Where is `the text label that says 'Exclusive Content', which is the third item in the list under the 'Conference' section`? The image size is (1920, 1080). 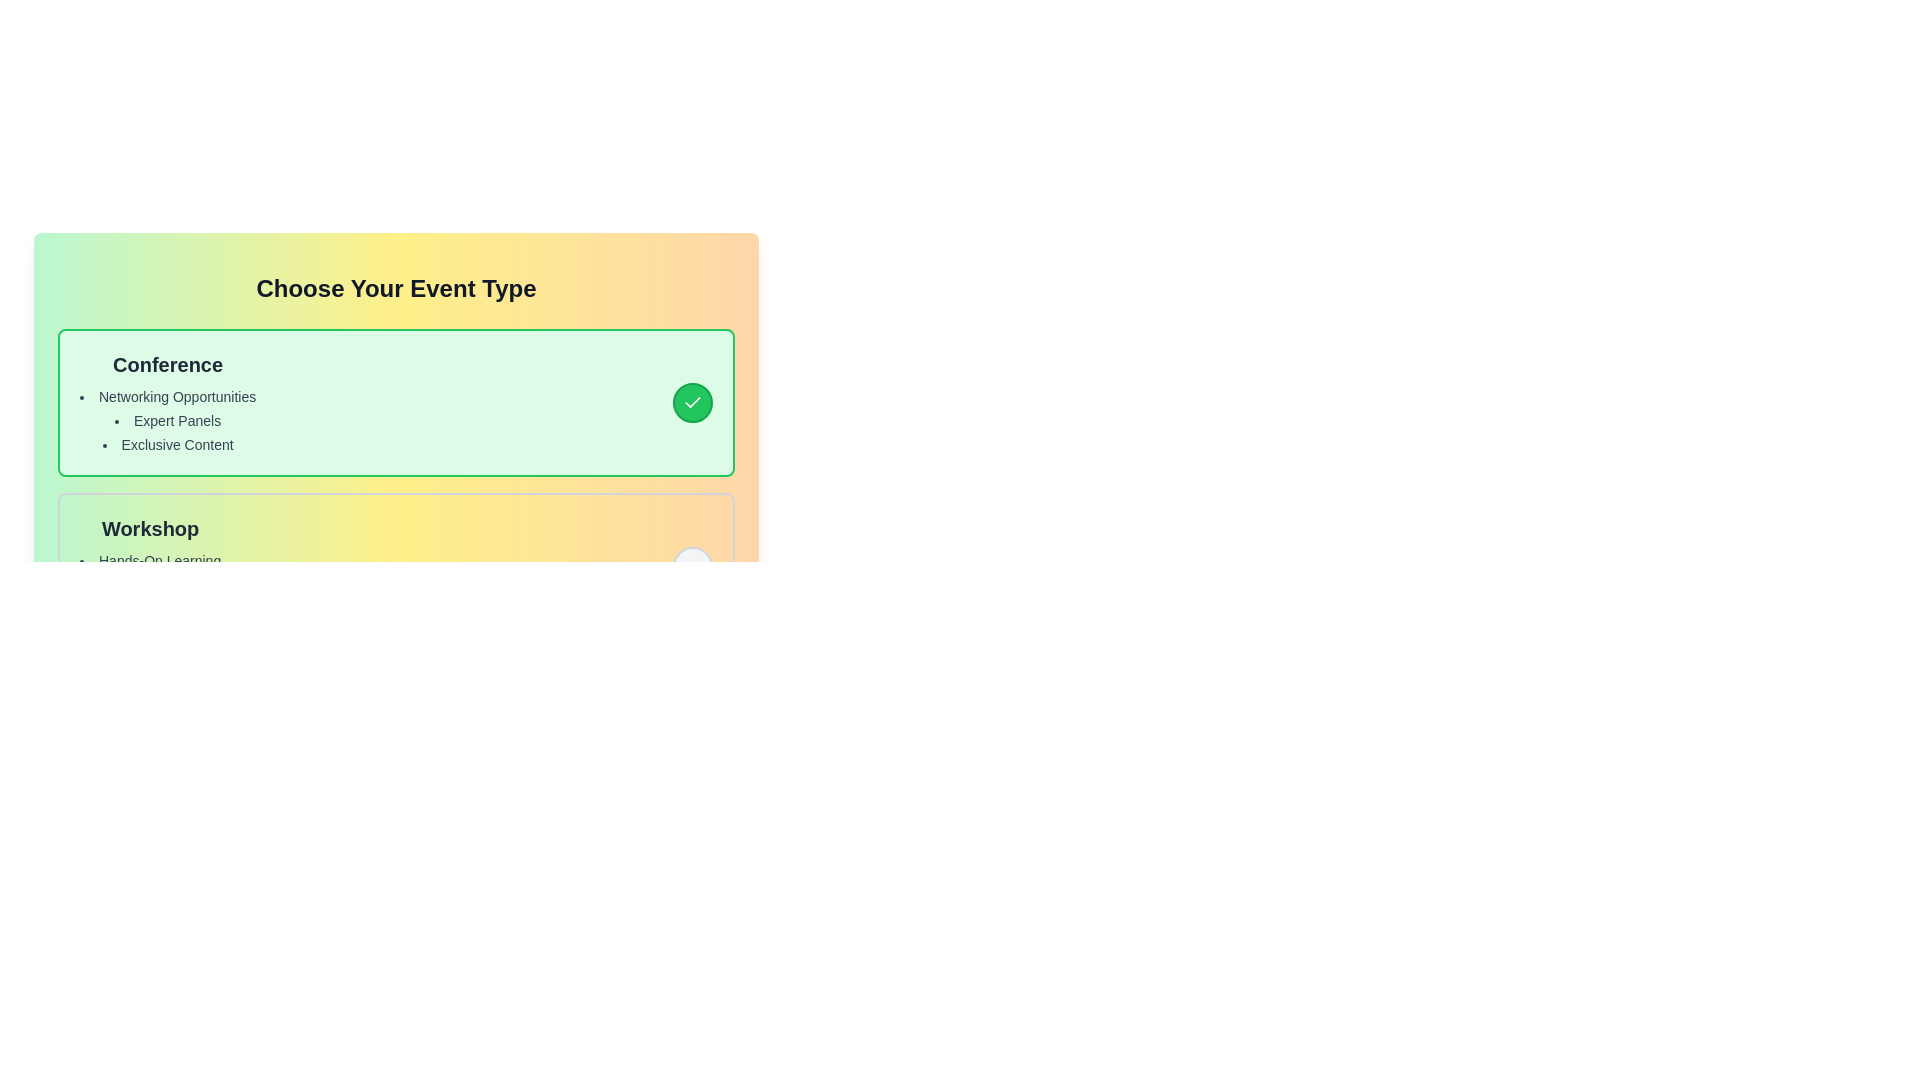
the text label that says 'Exclusive Content', which is the third item in the list under the 'Conference' section is located at coordinates (168, 443).